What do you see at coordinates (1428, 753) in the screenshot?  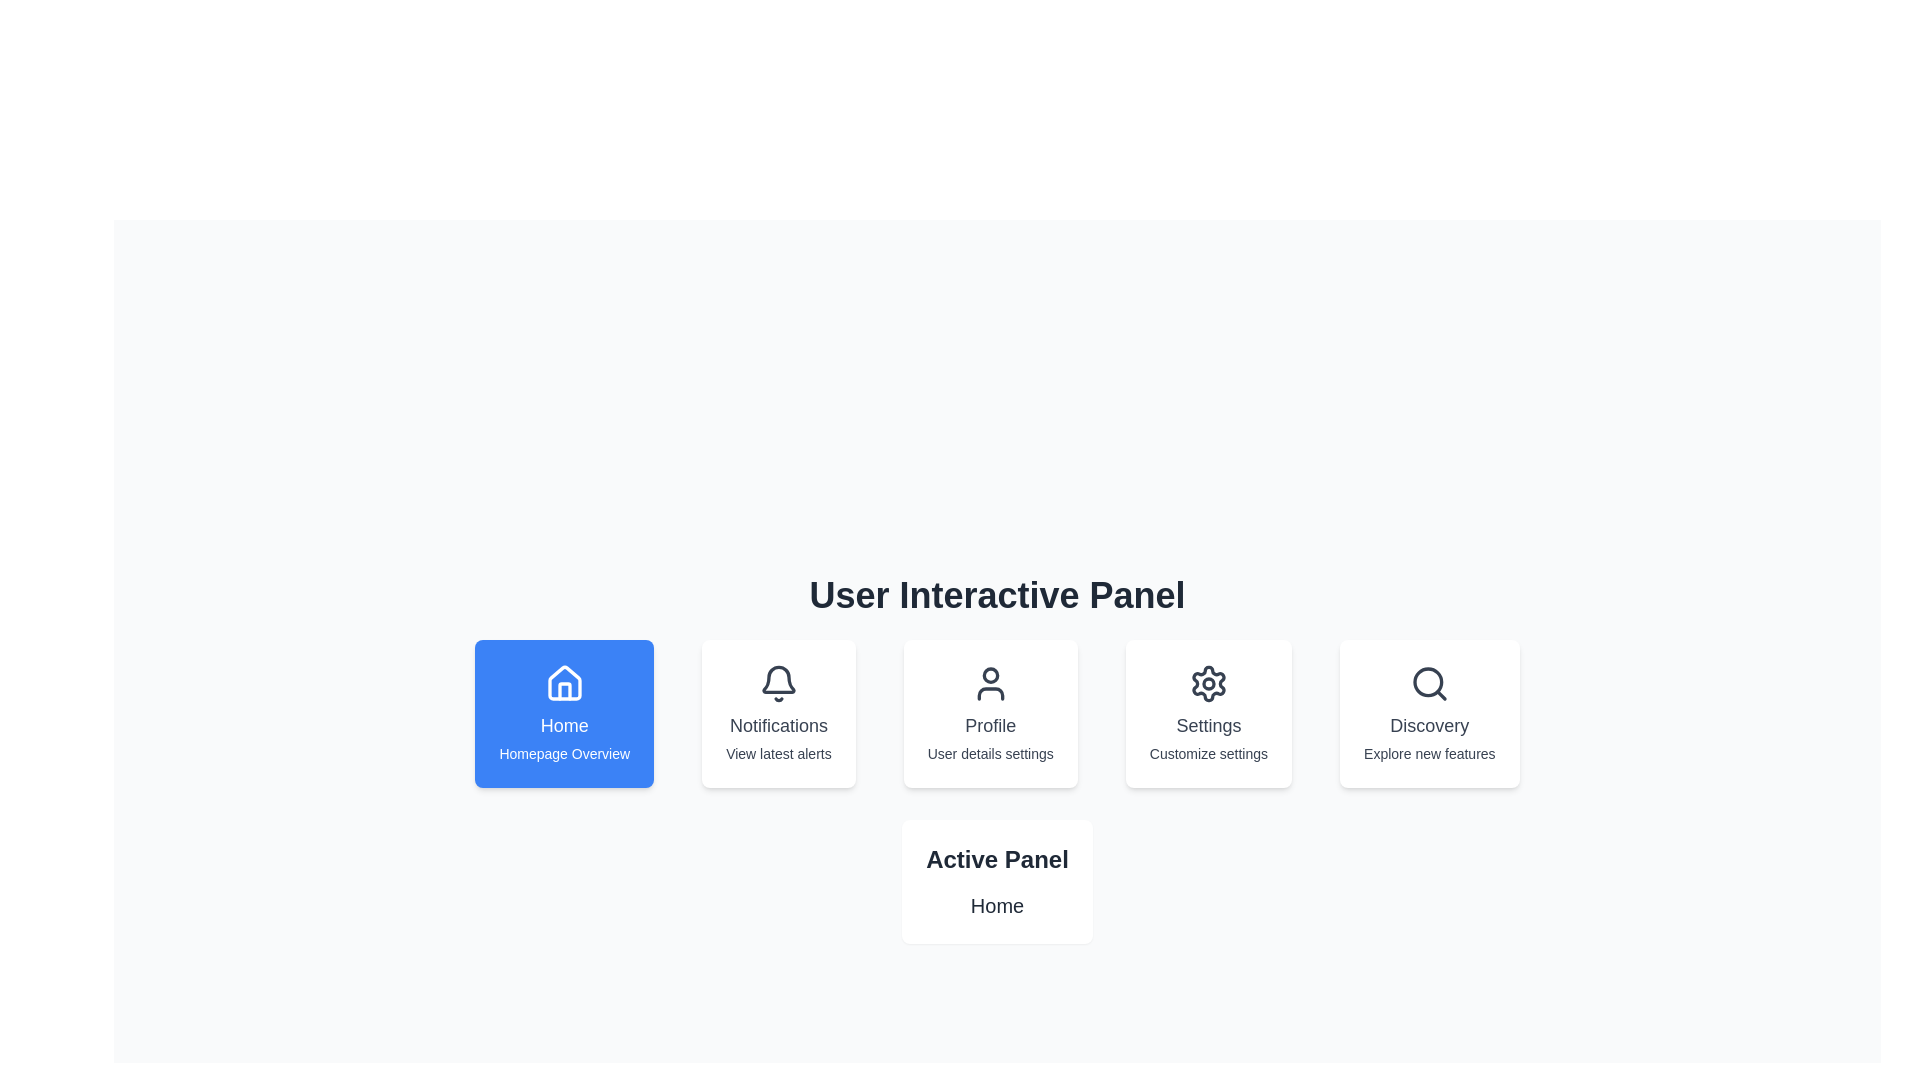 I see `text content of the text label displaying 'Explore new features', which is located below the title 'Discovery' in the card labeled 'Discovery'` at bounding box center [1428, 753].